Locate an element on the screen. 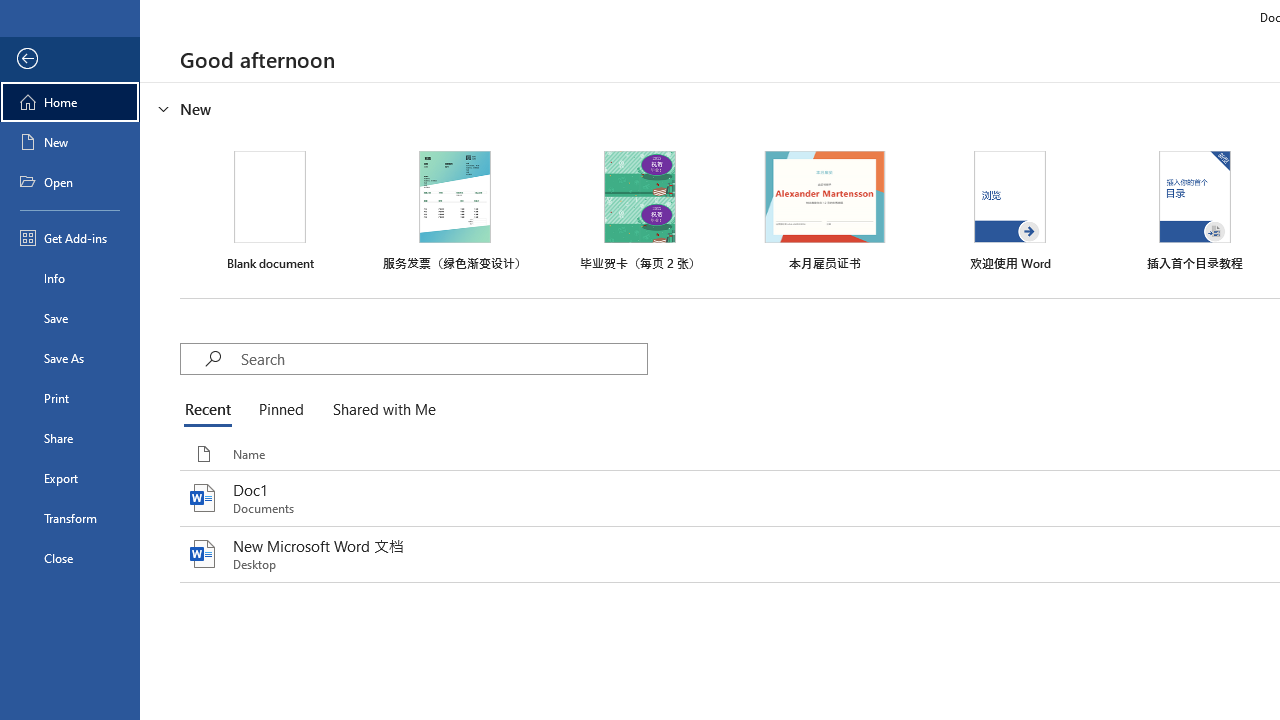  'Shared with Me' is located at coordinates (380, 410).